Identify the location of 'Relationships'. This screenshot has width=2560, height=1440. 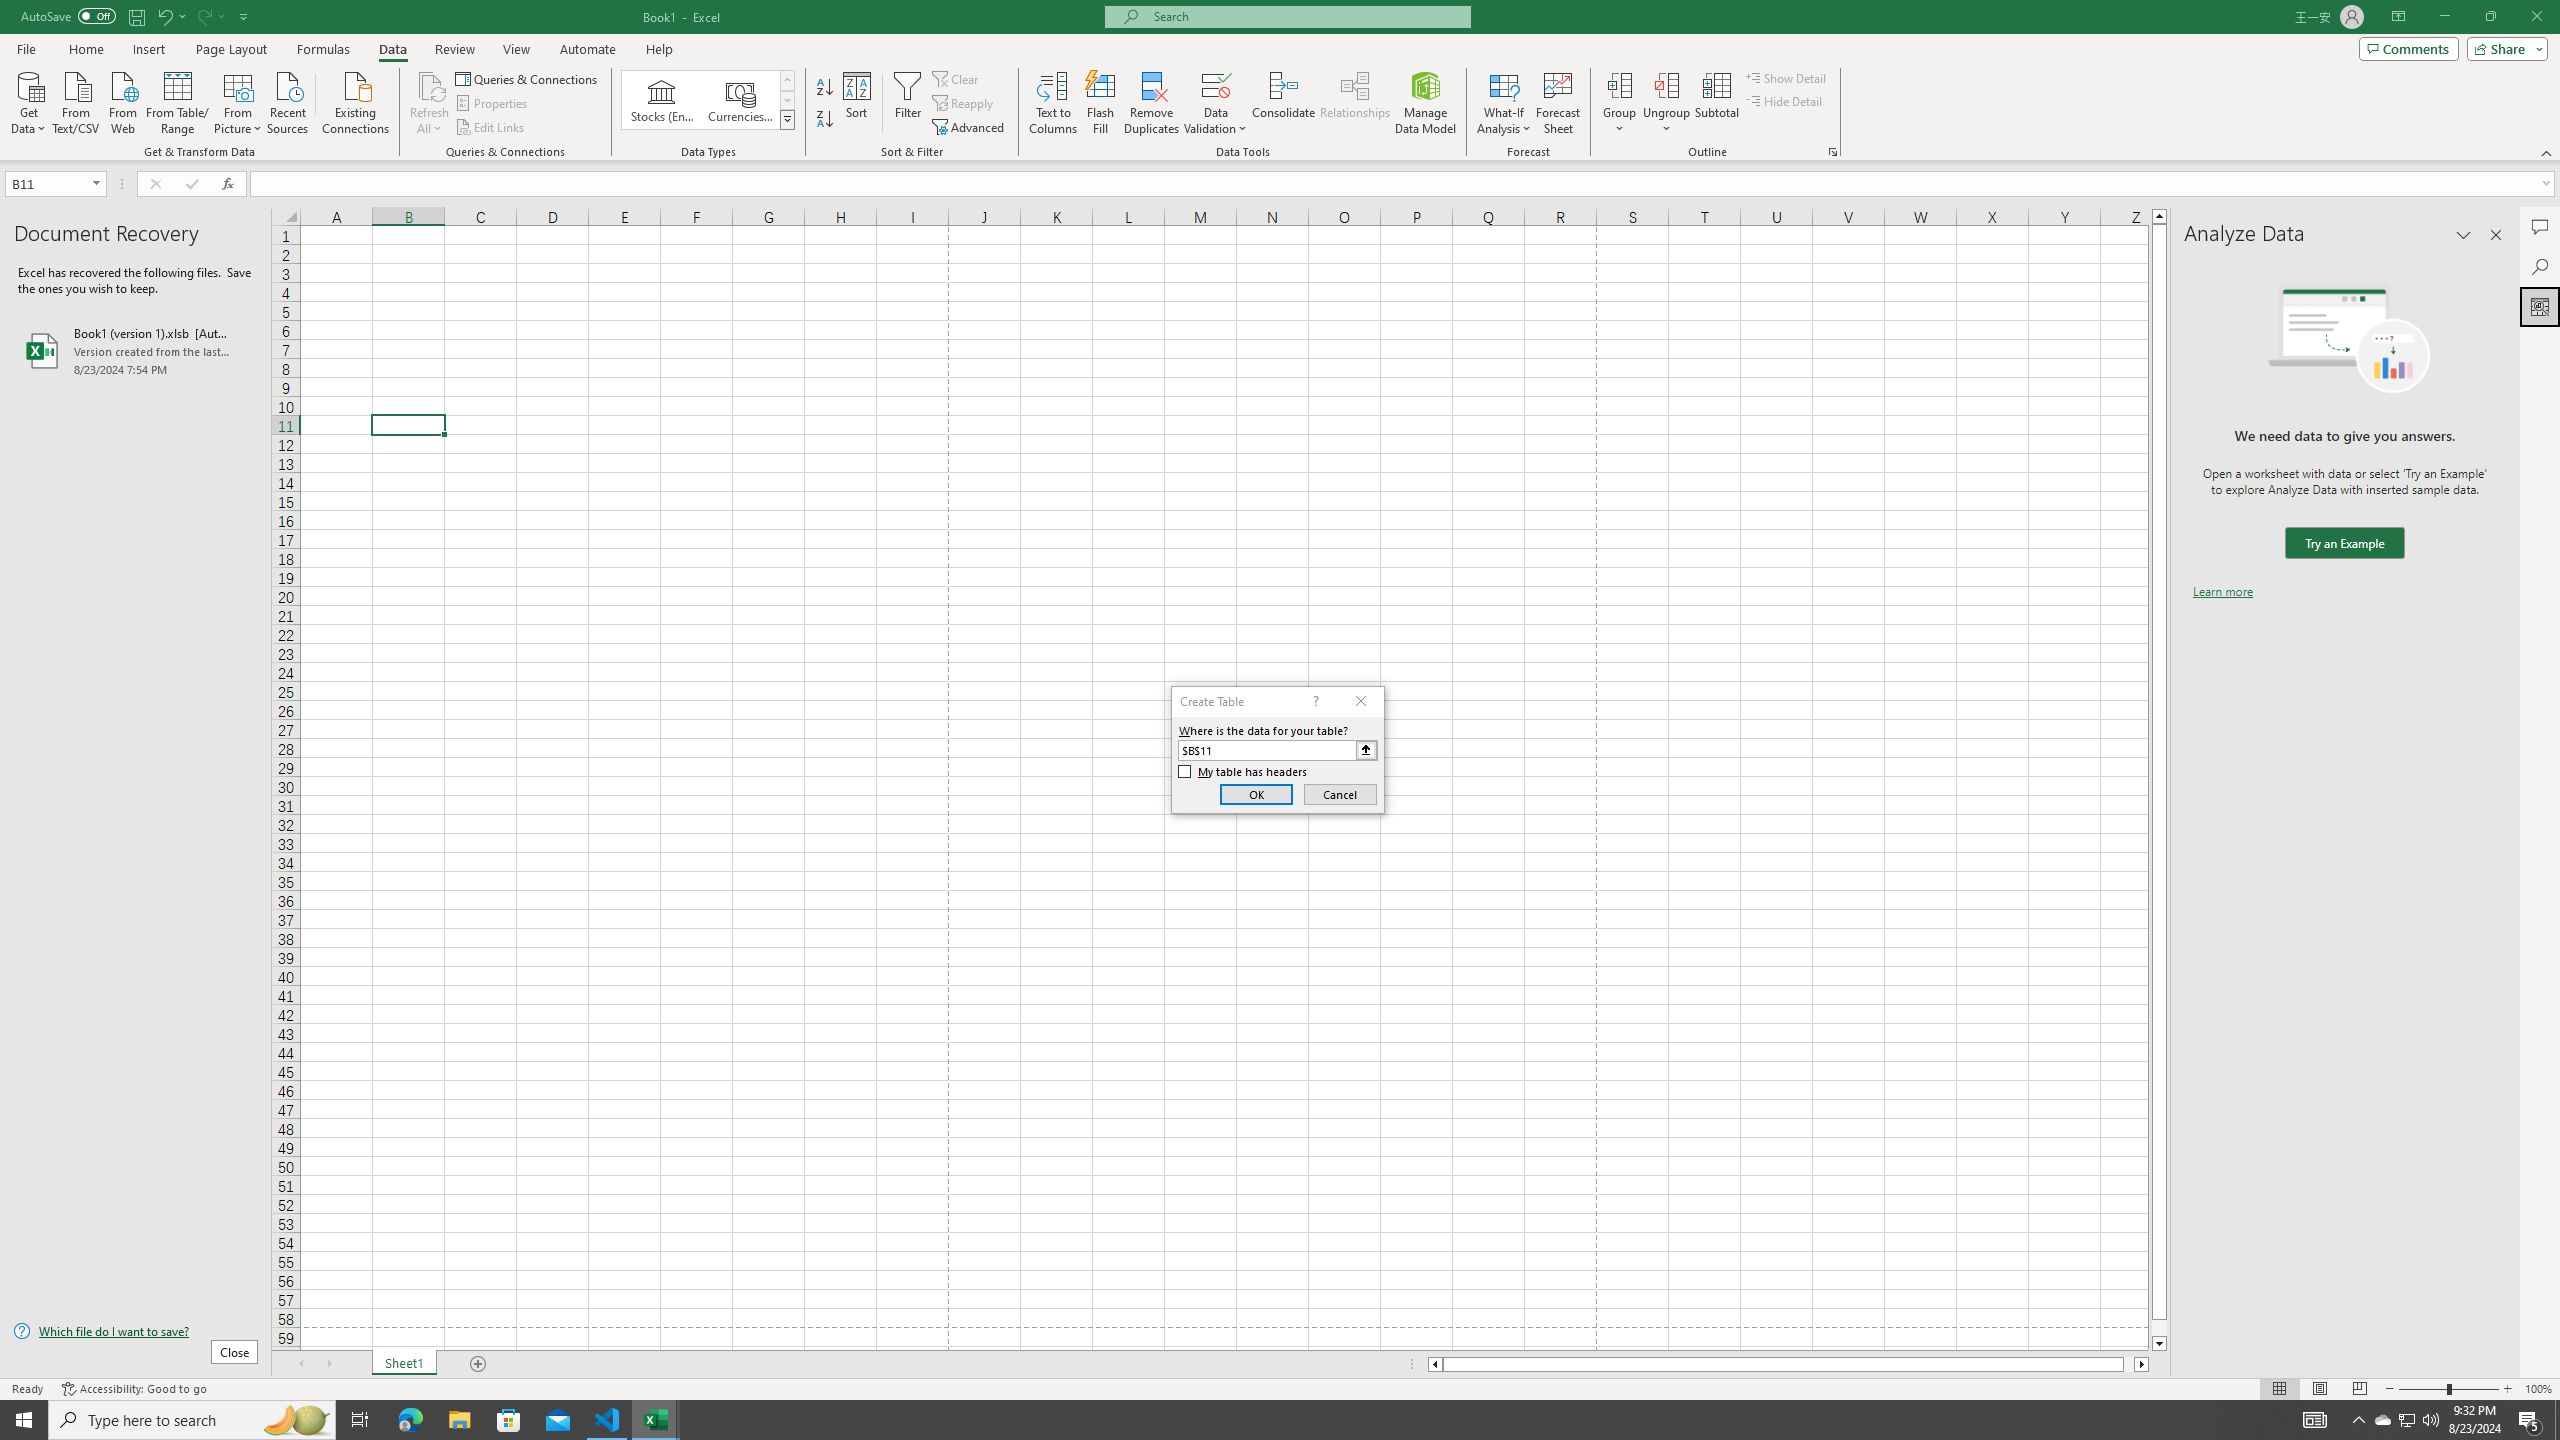
(1354, 103).